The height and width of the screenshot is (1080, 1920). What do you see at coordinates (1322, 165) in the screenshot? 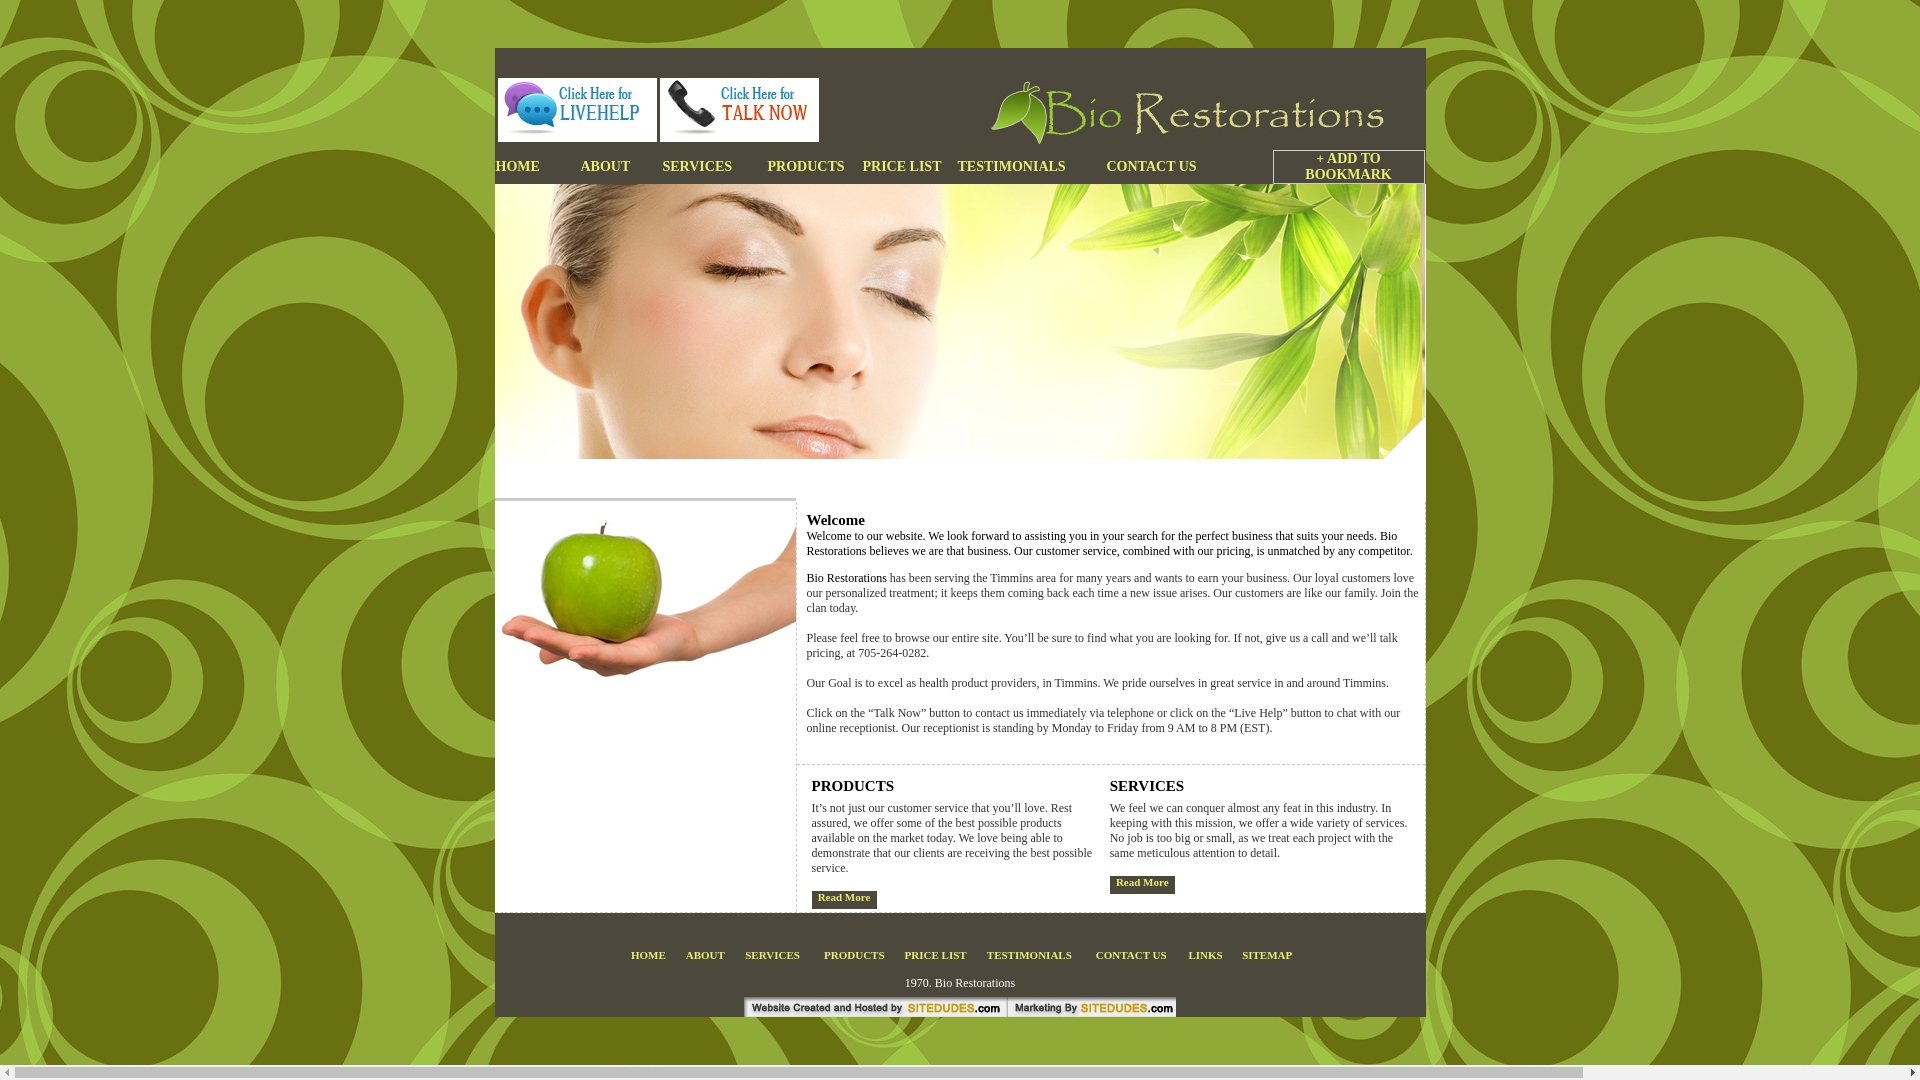
I see `'+ ADD TO BOOKMARK'` at bounding box center [1322, 165].